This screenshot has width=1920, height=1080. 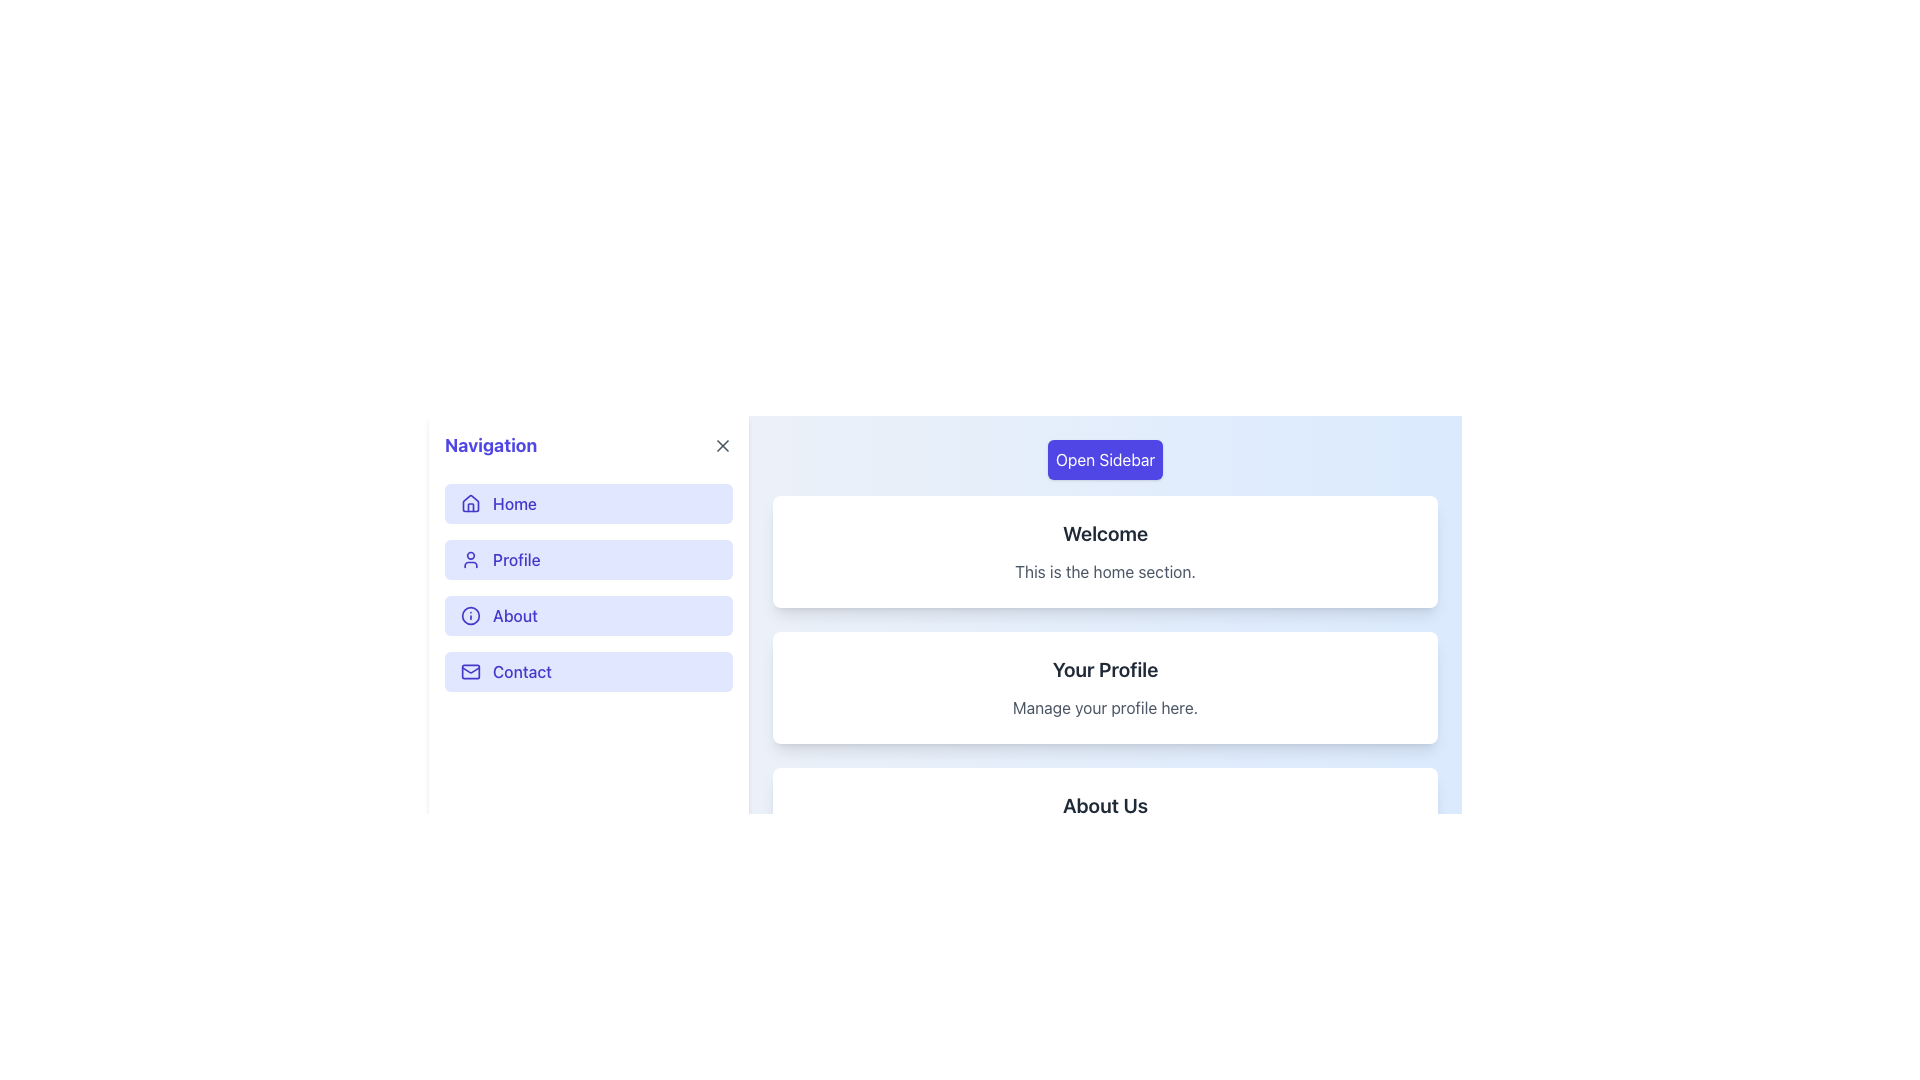 What do you see at coordinates (722, 445) in the screenshot?
I see `the close button located at the top-right corner of the navigation sidebar to hide or collapse it` at bounding box center [722, 445].